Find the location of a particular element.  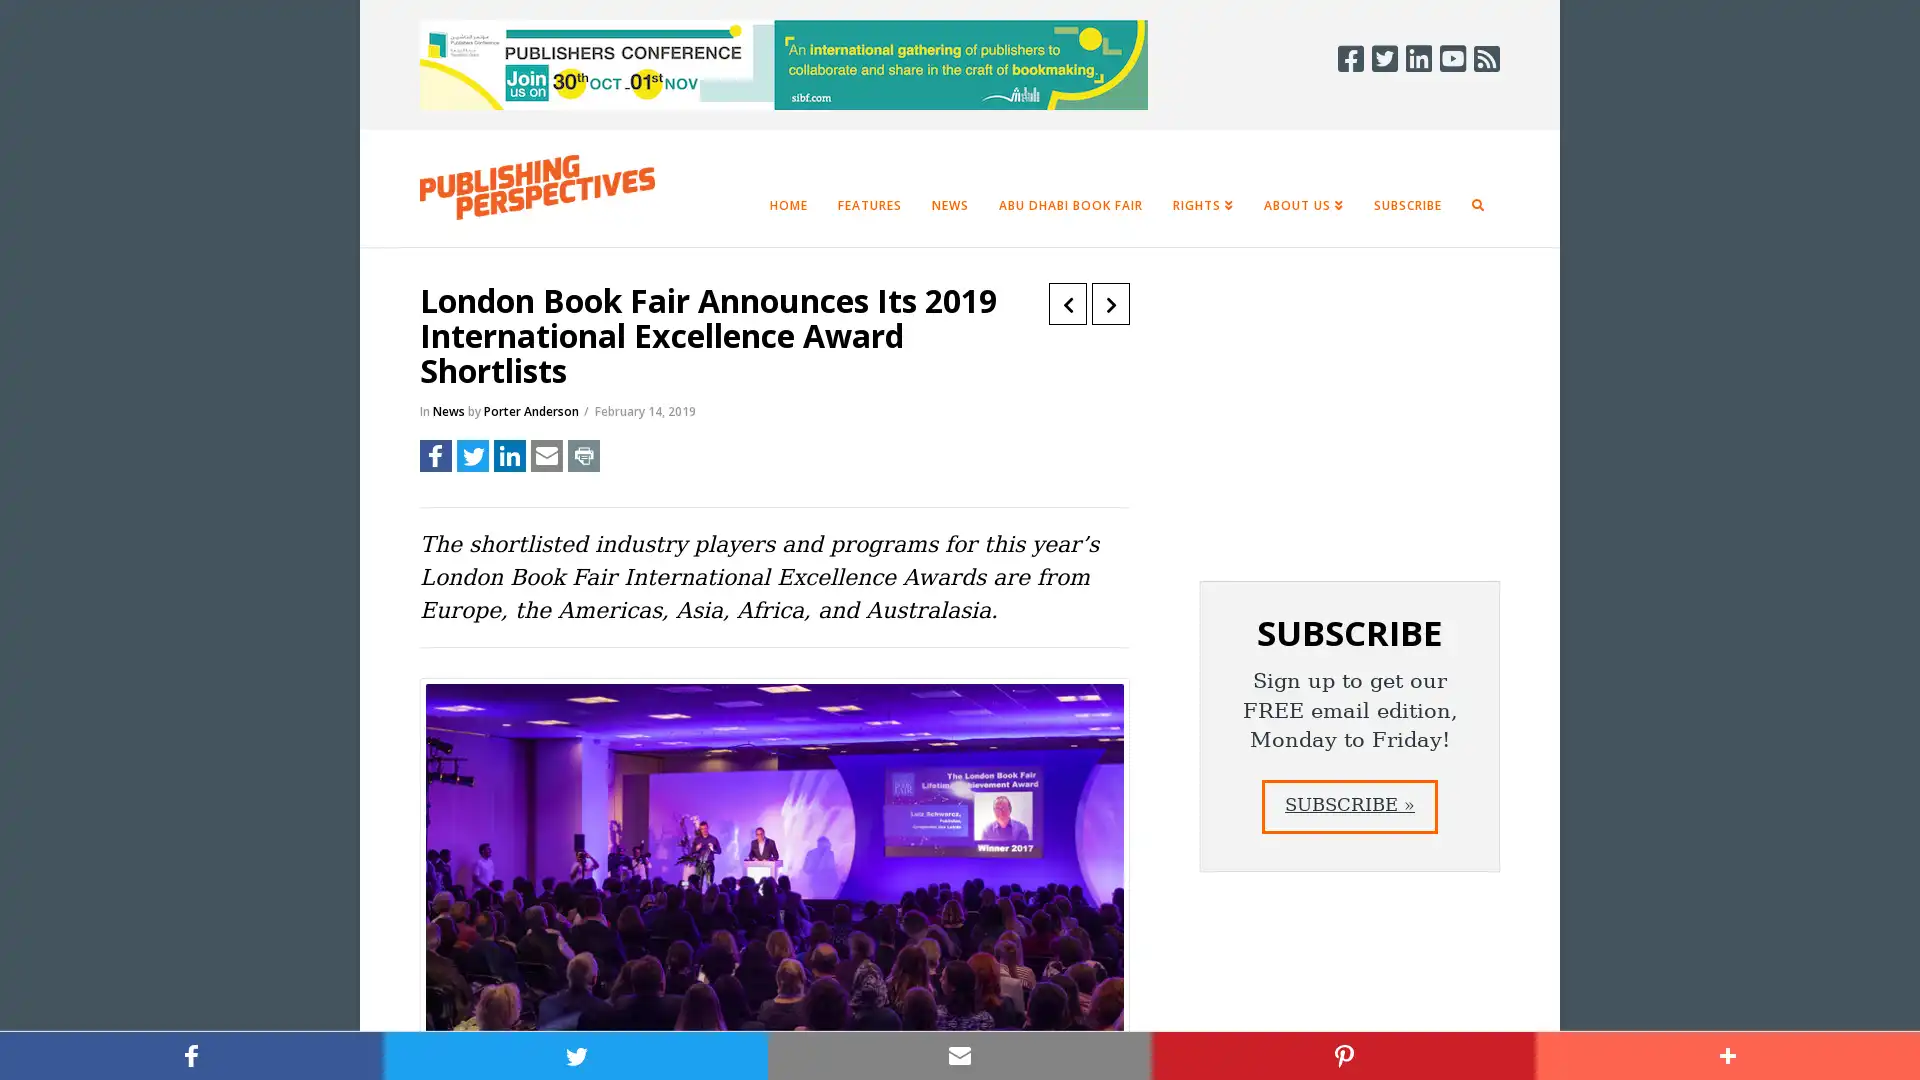

Share to LinkedIn is located at coordinates (509, 455).